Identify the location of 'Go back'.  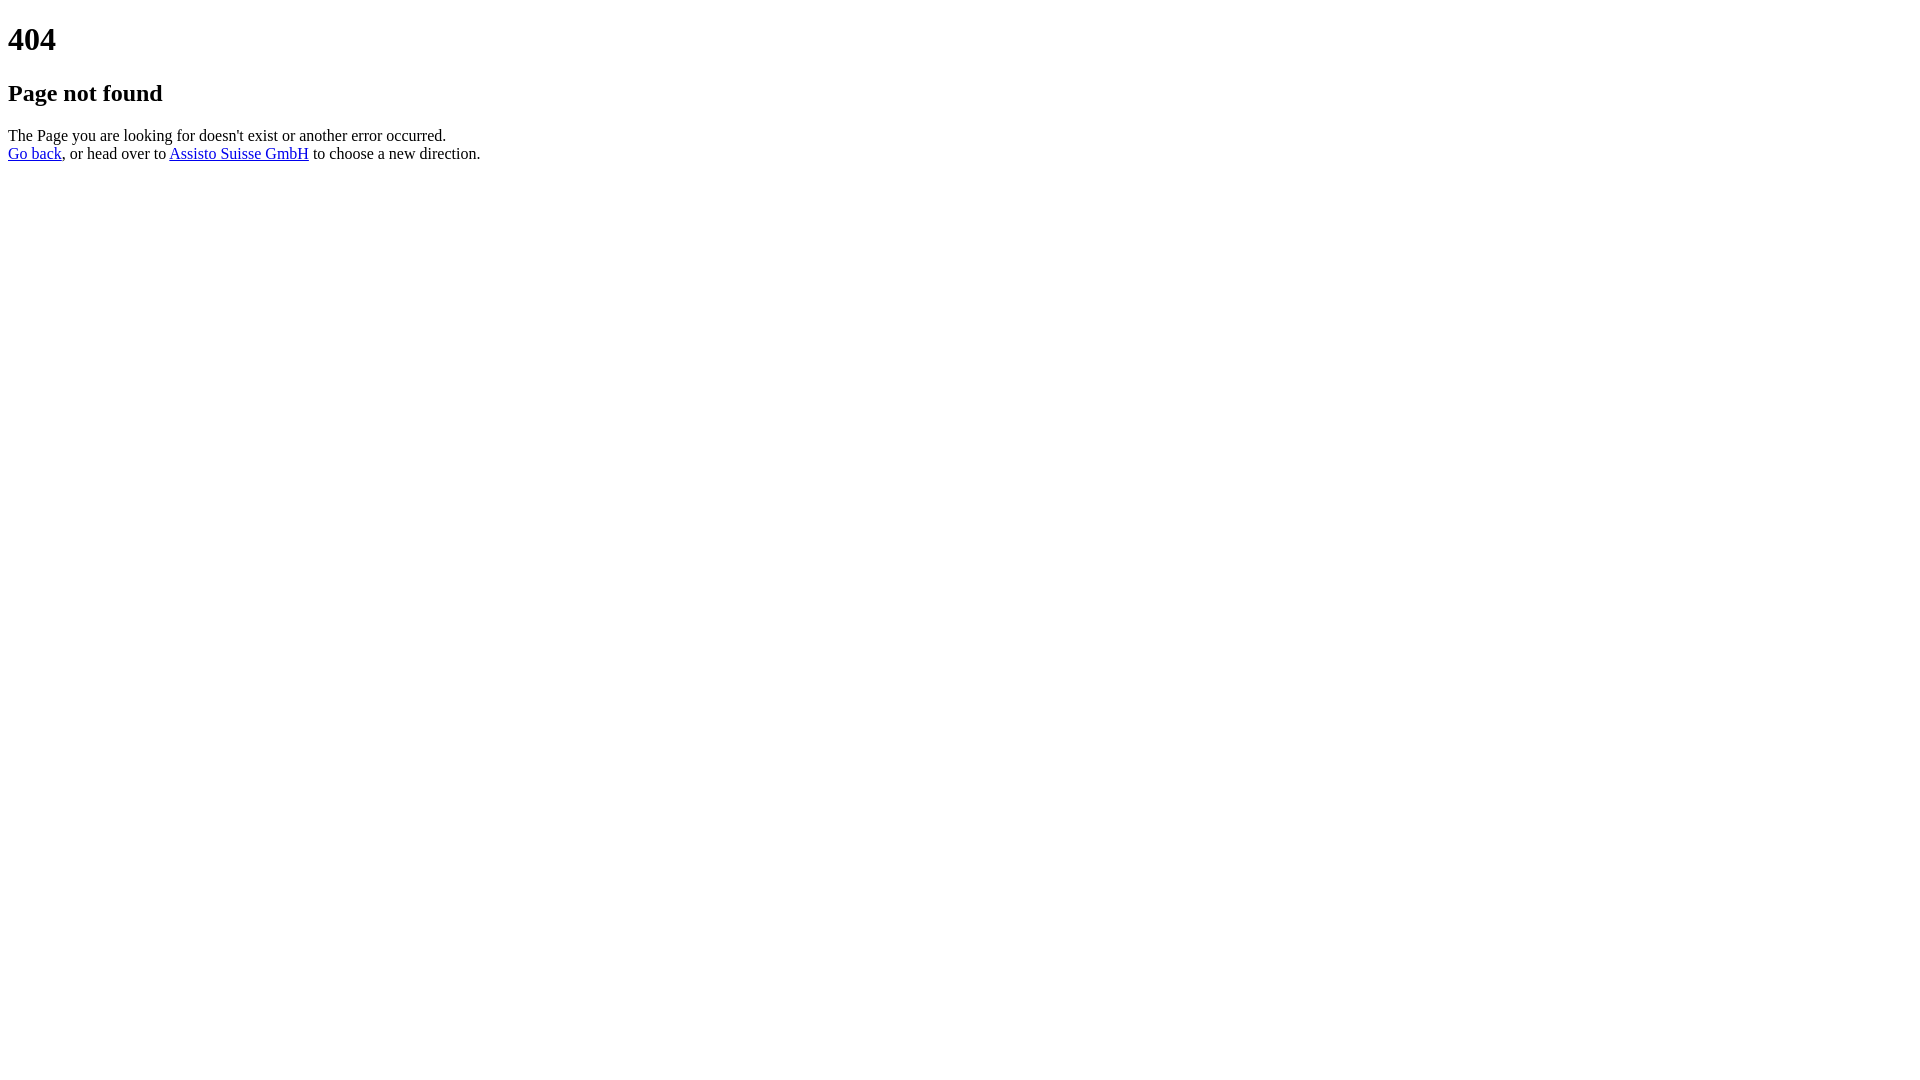
(34, 152).